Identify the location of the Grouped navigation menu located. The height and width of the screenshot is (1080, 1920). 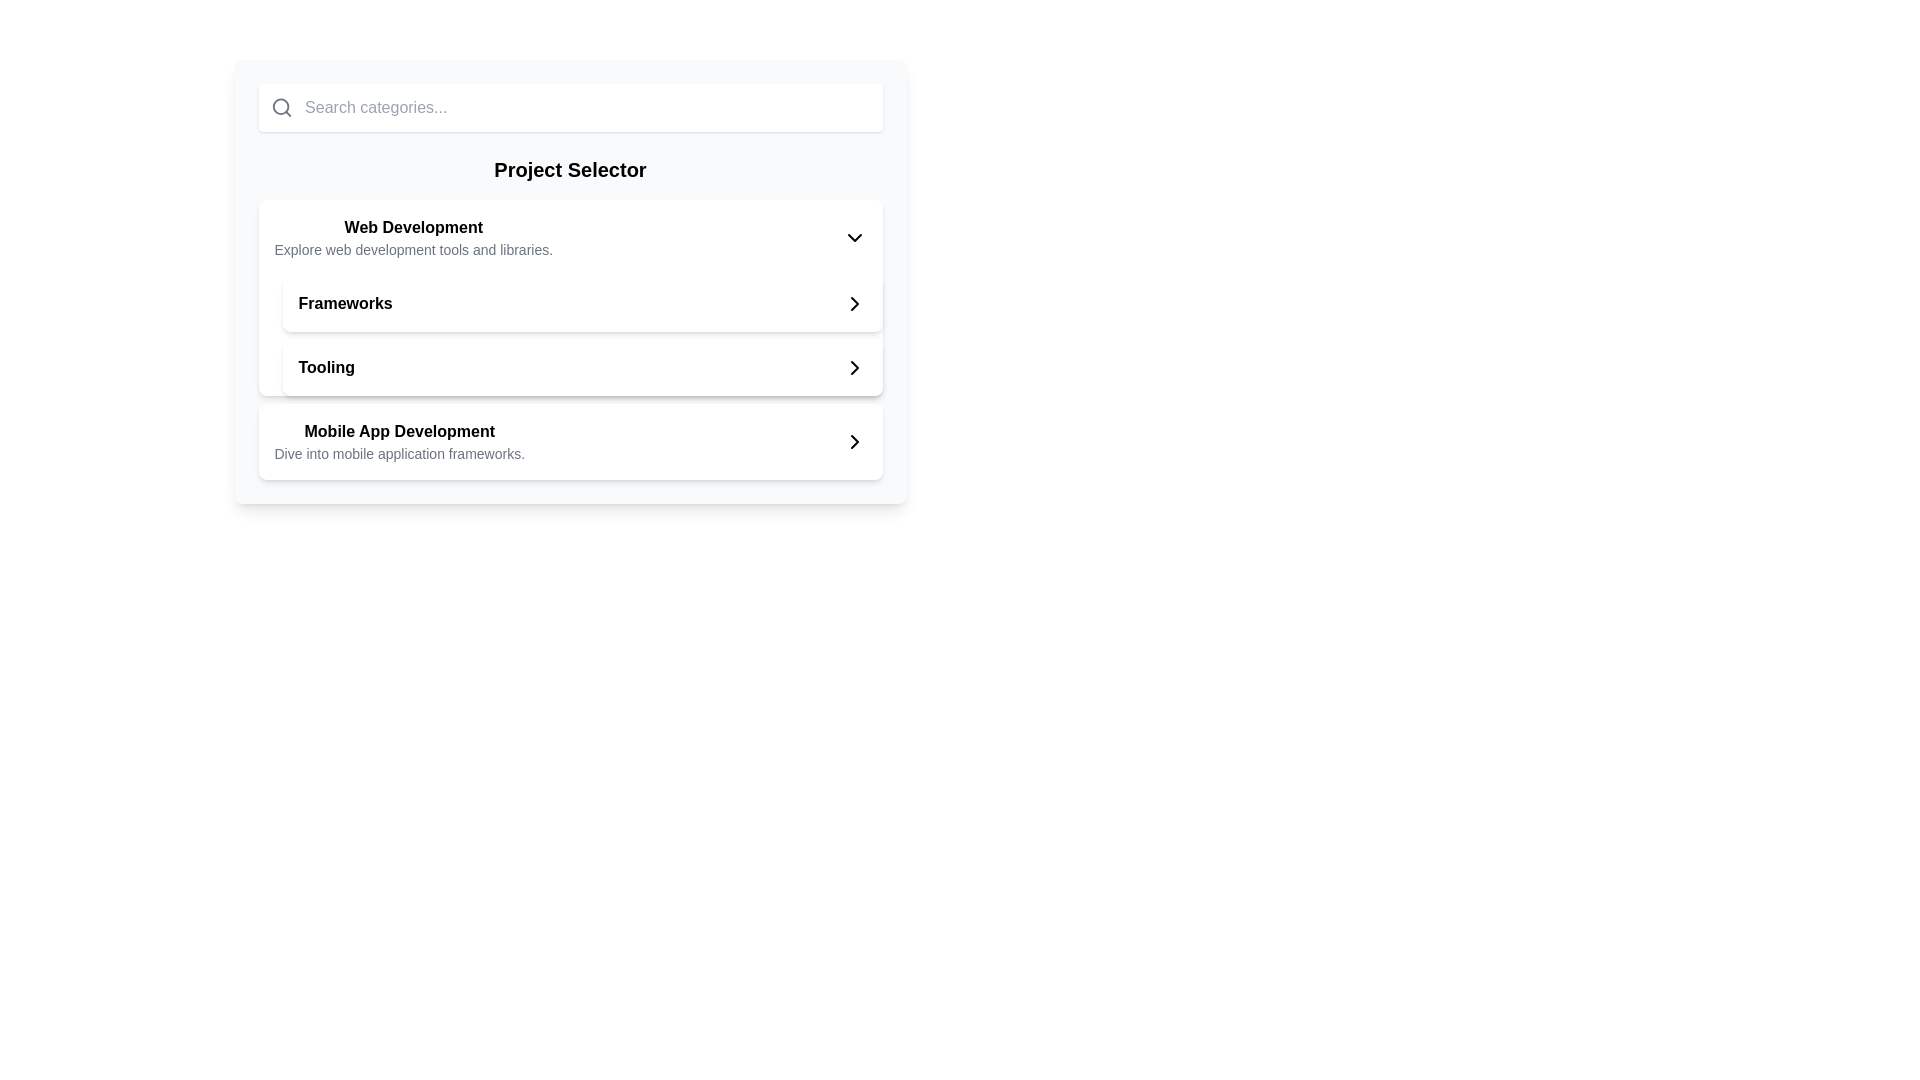
(581, 334).